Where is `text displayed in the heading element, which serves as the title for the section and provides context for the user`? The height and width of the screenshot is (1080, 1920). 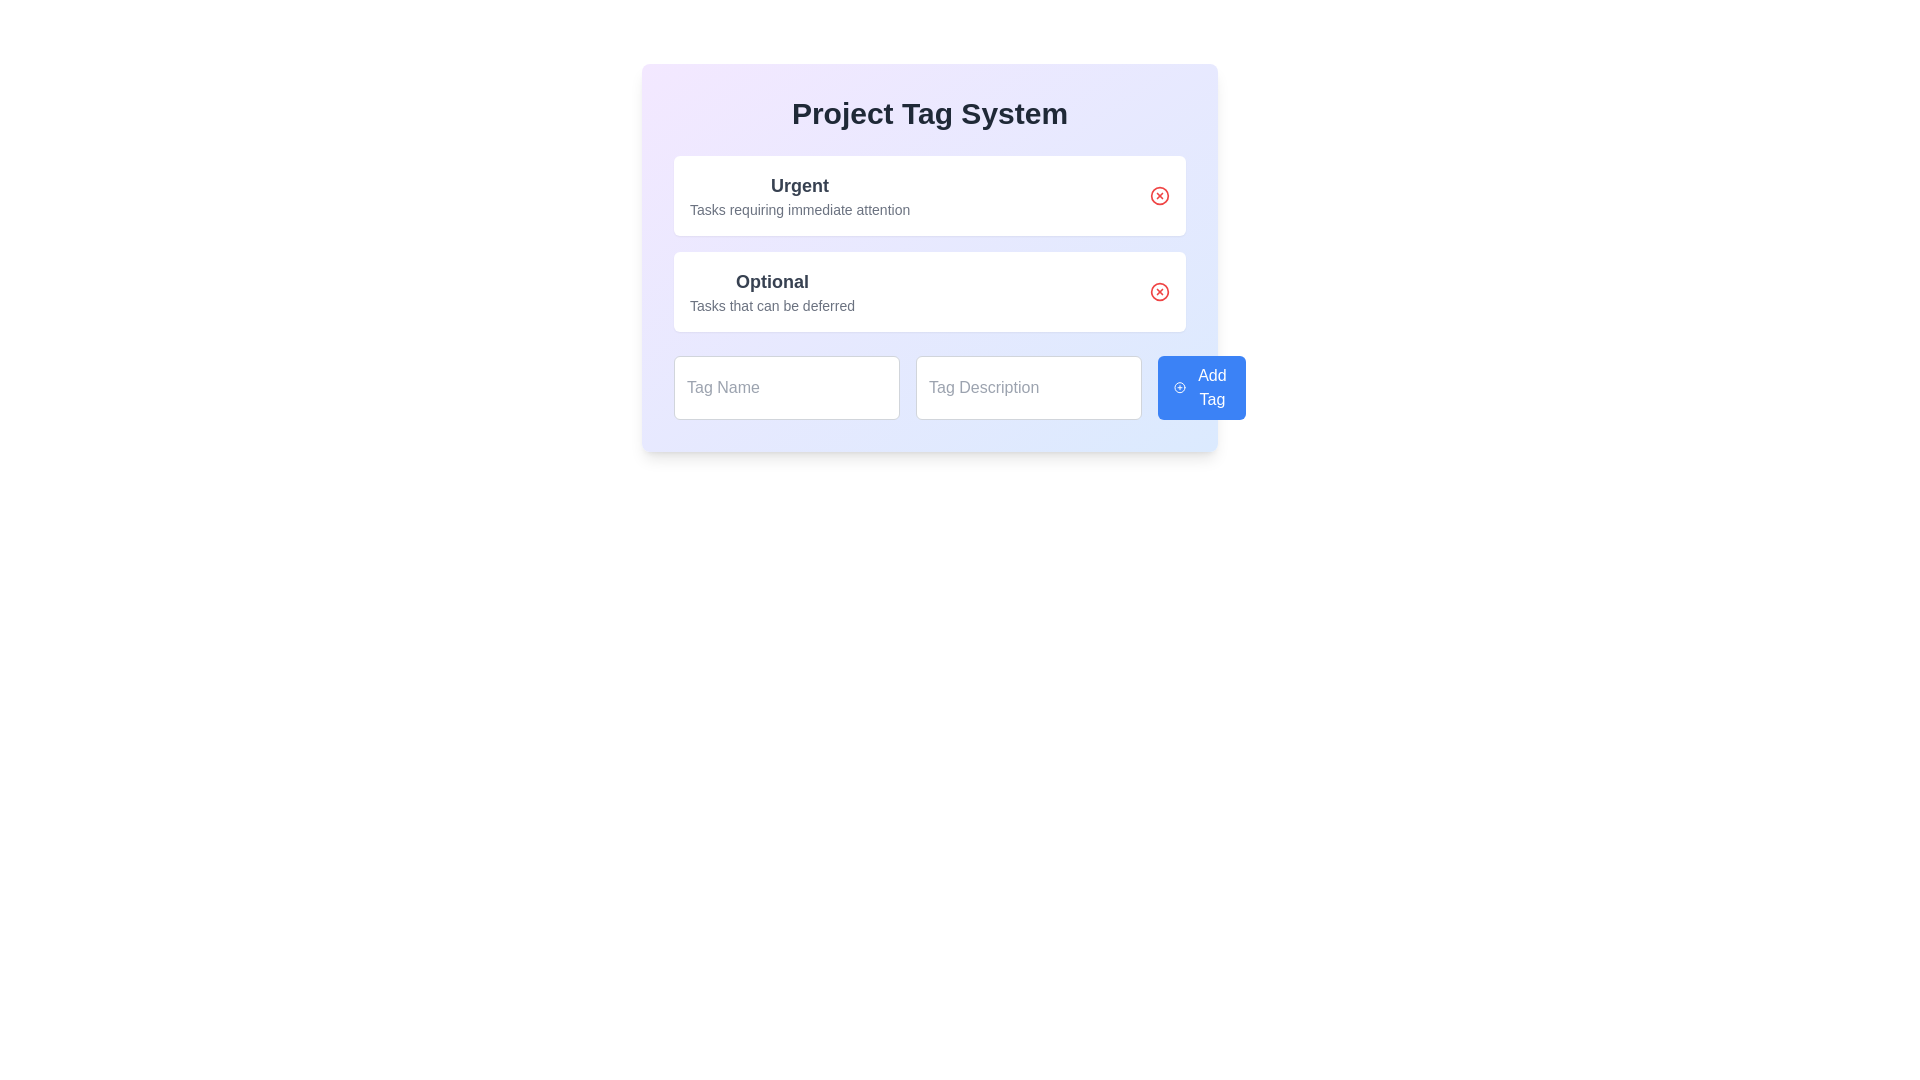
text displayed in the heading element, which serves as the title for the section and provides context for the user is located at coordinates (929, 114).